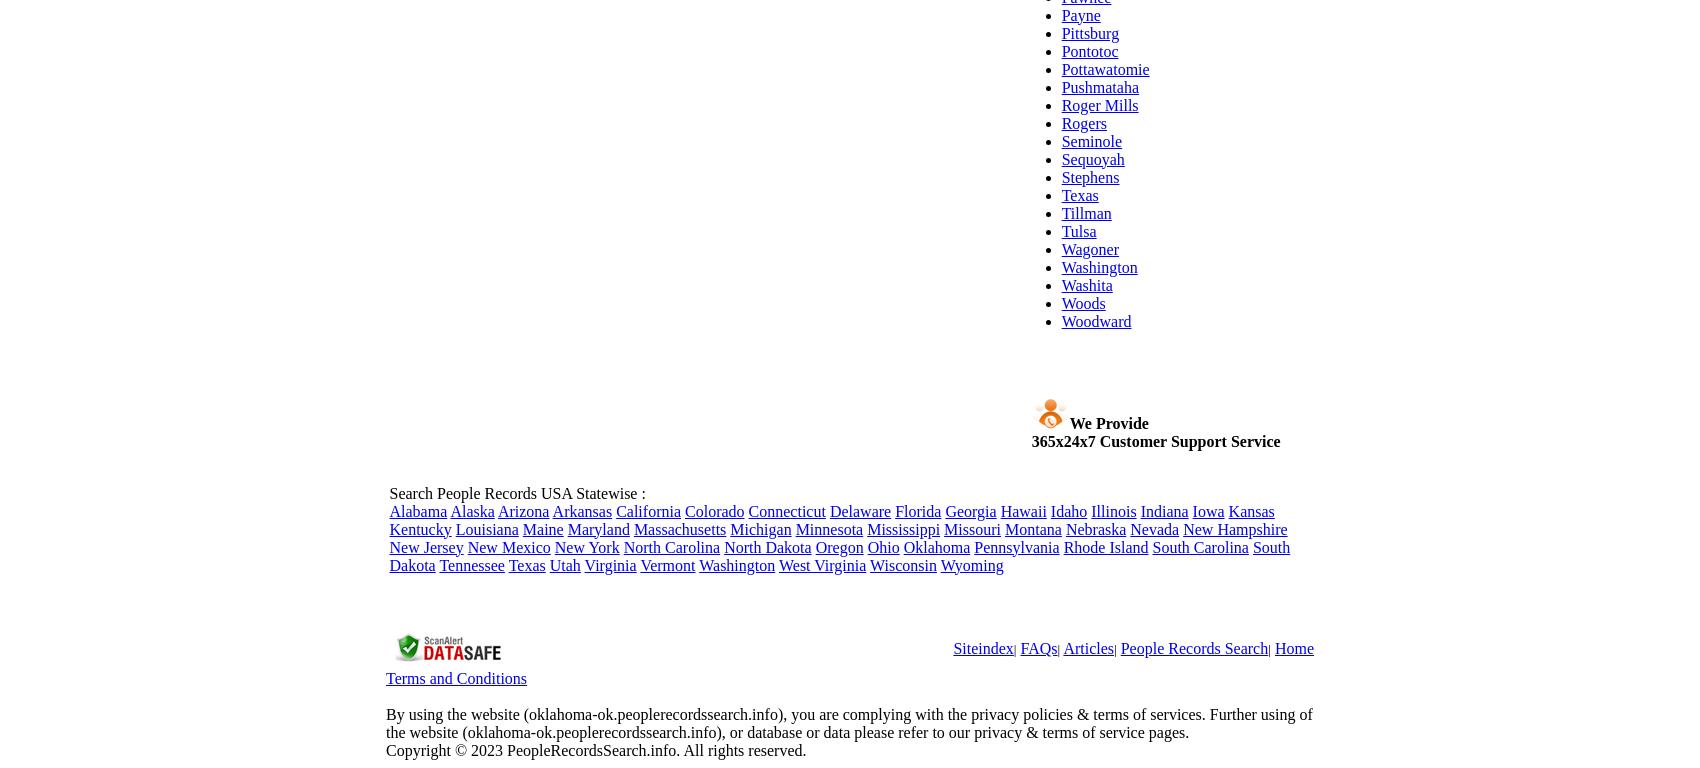 The height and width of the screenshot is (768, 1700). I want to click on 'New Mexico', so click(508, 546).